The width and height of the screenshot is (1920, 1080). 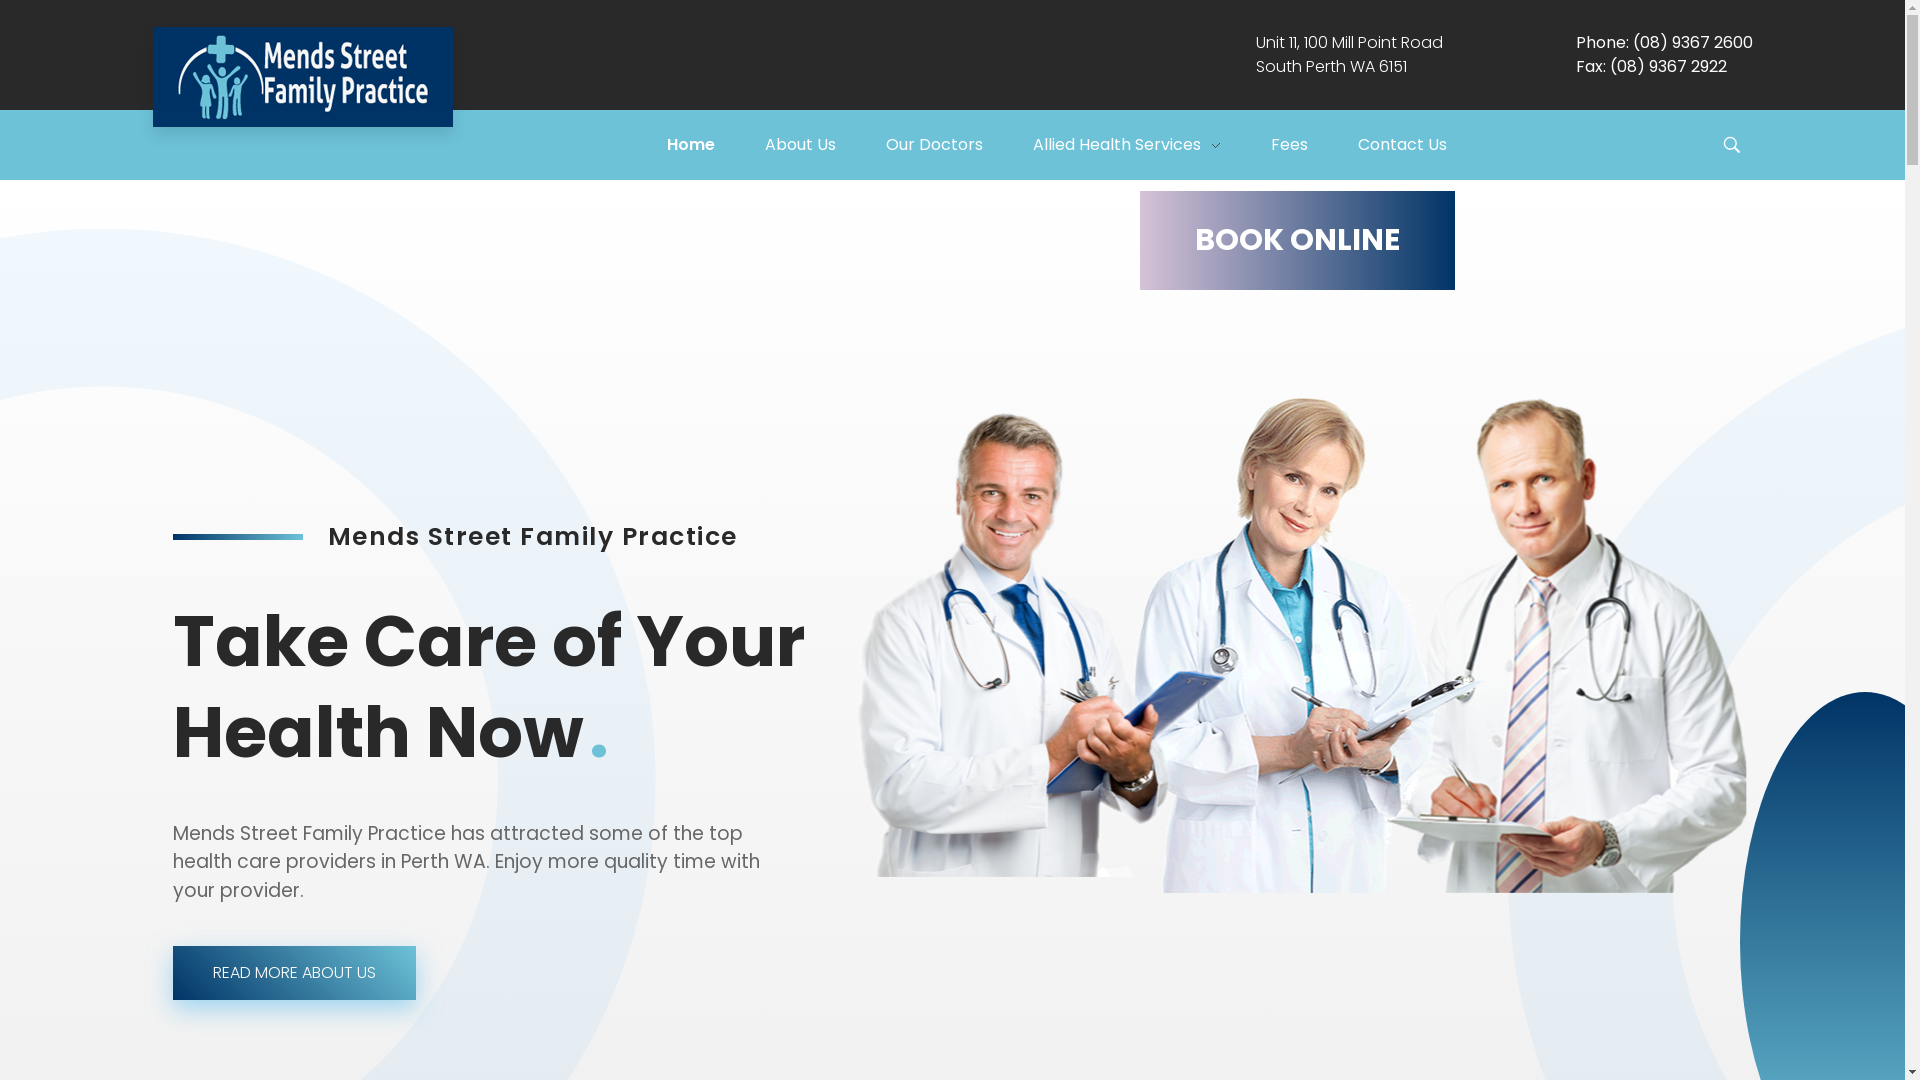 I want to click on 'BOOK ONLINE', so click(x=1296, y=239).